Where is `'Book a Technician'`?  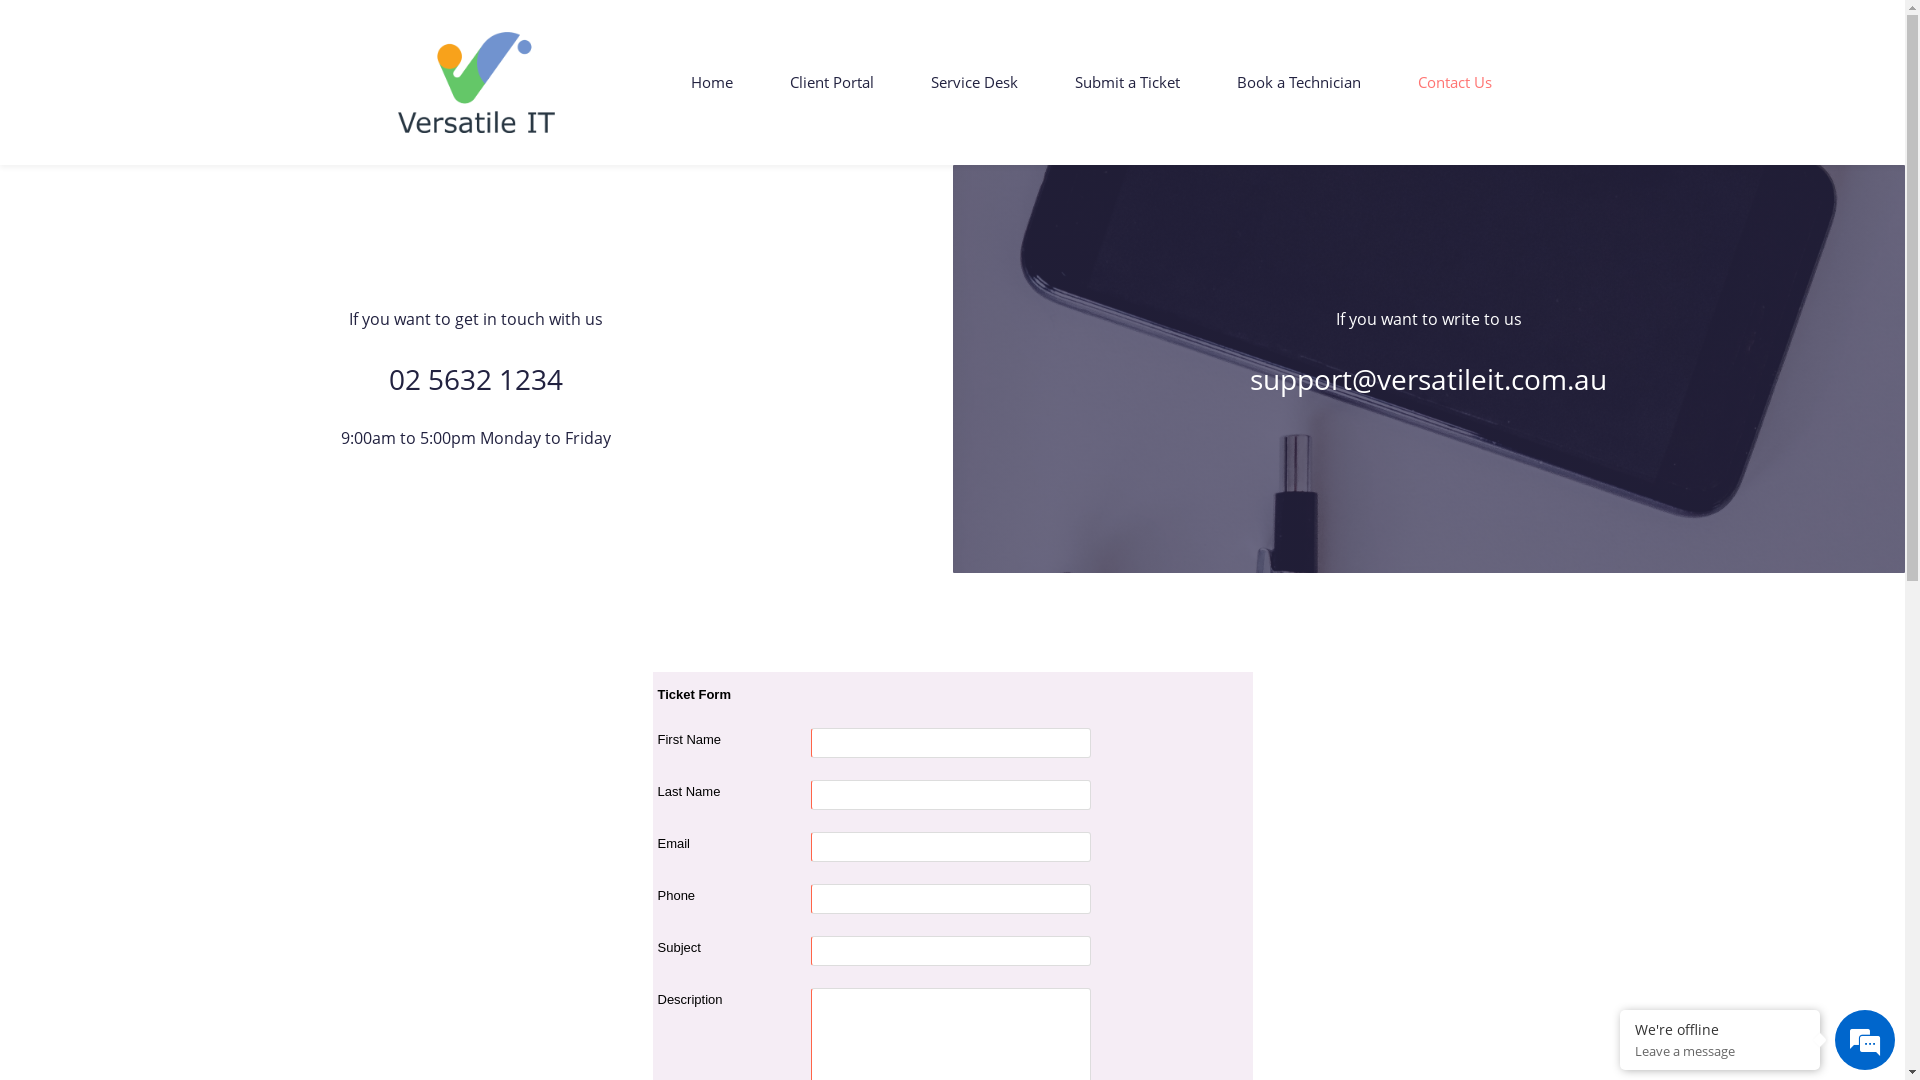
'Book a Technician' is located at coordinates (1297, 81).